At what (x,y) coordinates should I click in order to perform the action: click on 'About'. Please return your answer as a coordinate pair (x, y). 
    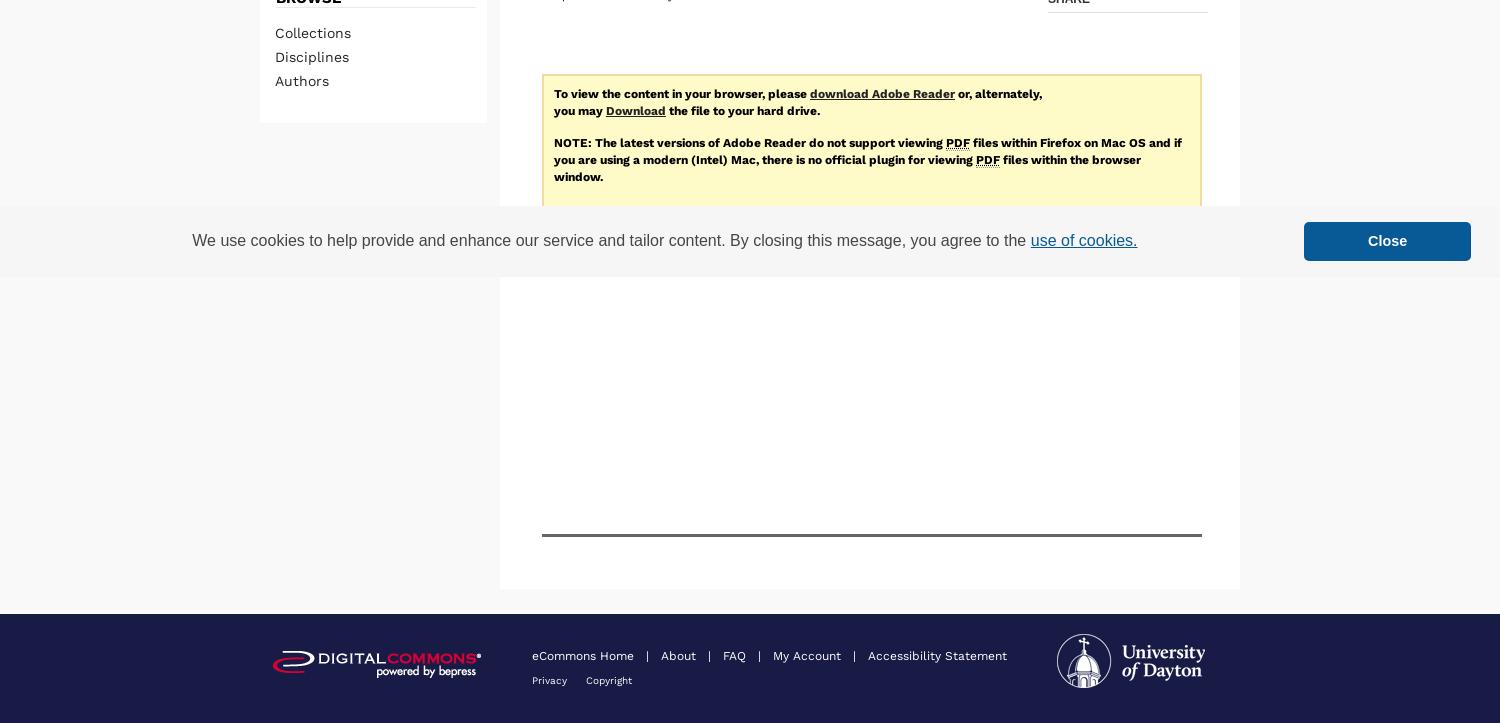
    Looking at the image, I should click on (680, 653).